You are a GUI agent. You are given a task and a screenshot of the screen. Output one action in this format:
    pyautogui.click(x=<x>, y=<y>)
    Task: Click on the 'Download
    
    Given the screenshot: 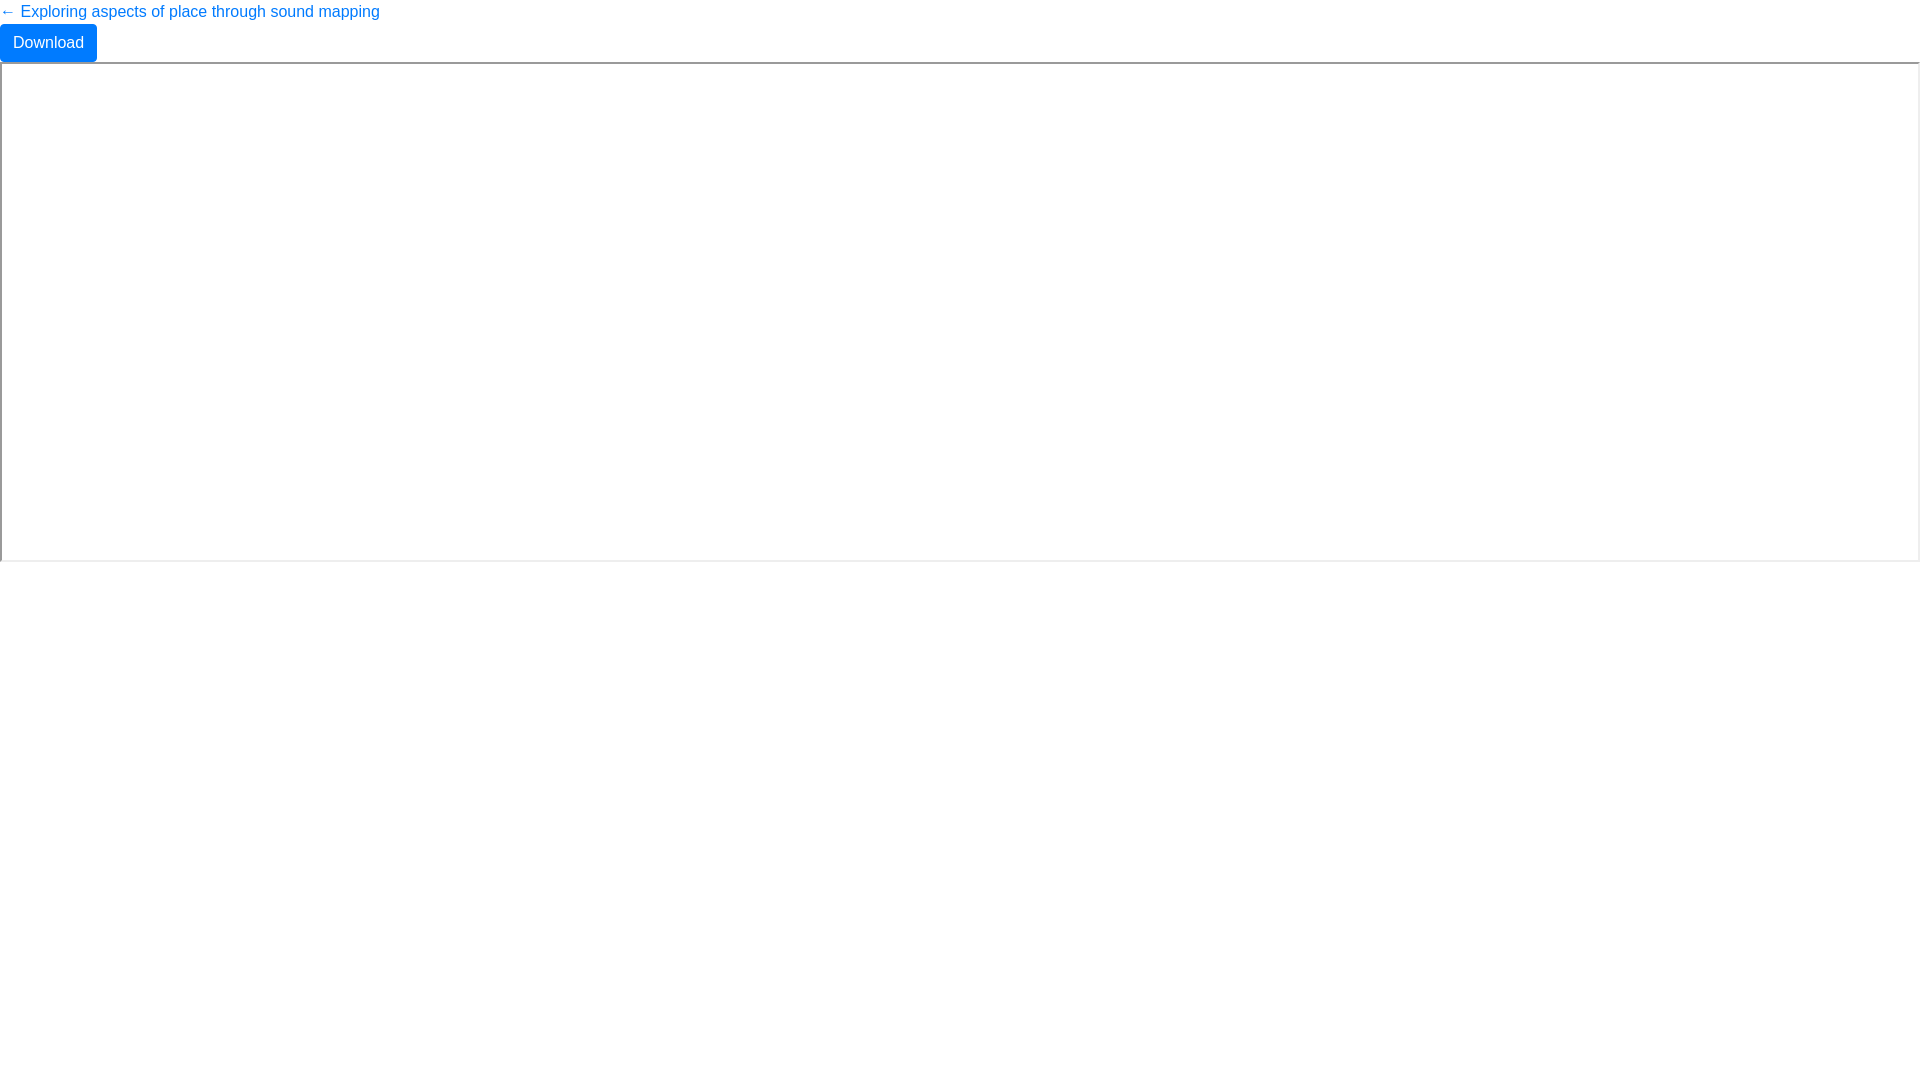 What is the action you would take?
    pyautogui.click(x=48, y=42)
    